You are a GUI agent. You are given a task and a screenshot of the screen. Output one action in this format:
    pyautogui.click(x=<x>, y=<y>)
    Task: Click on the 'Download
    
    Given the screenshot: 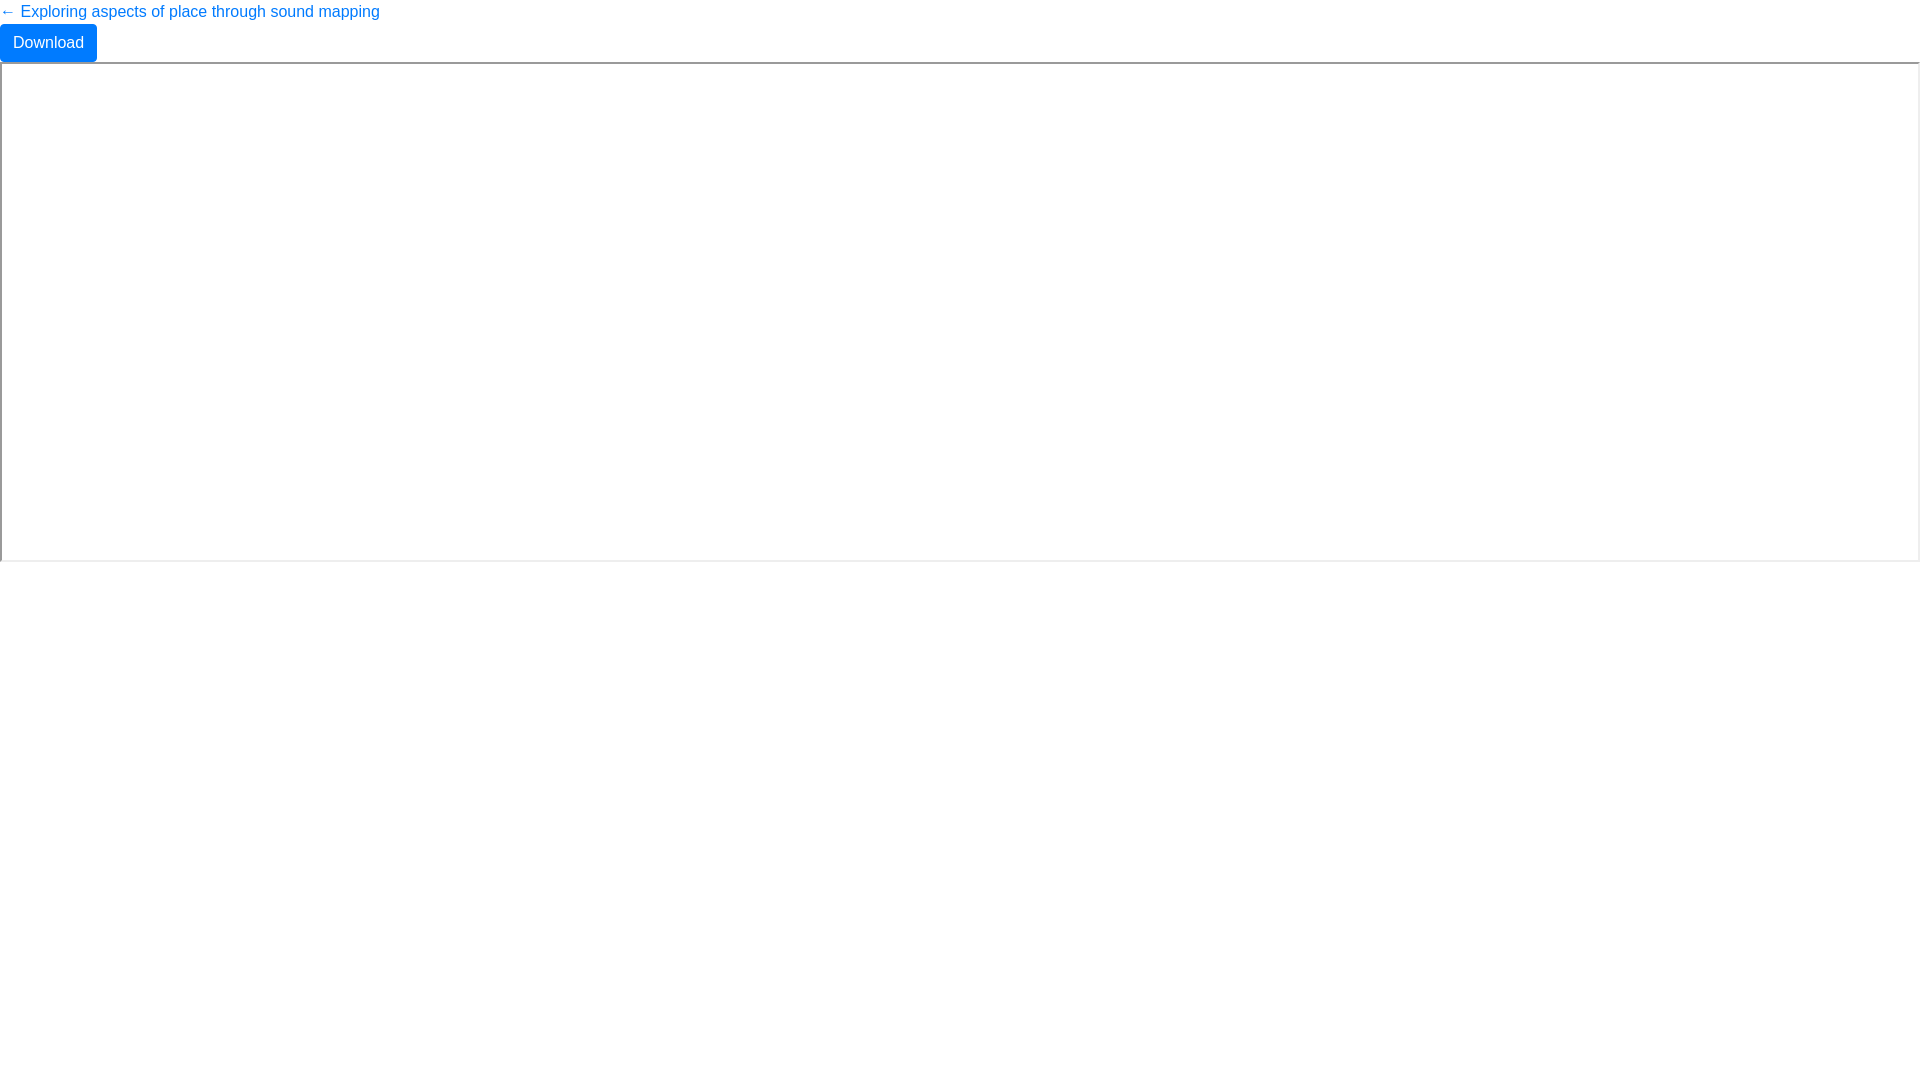 What is the action you would take?
    pyautogui.click(x=48, y=42)
    